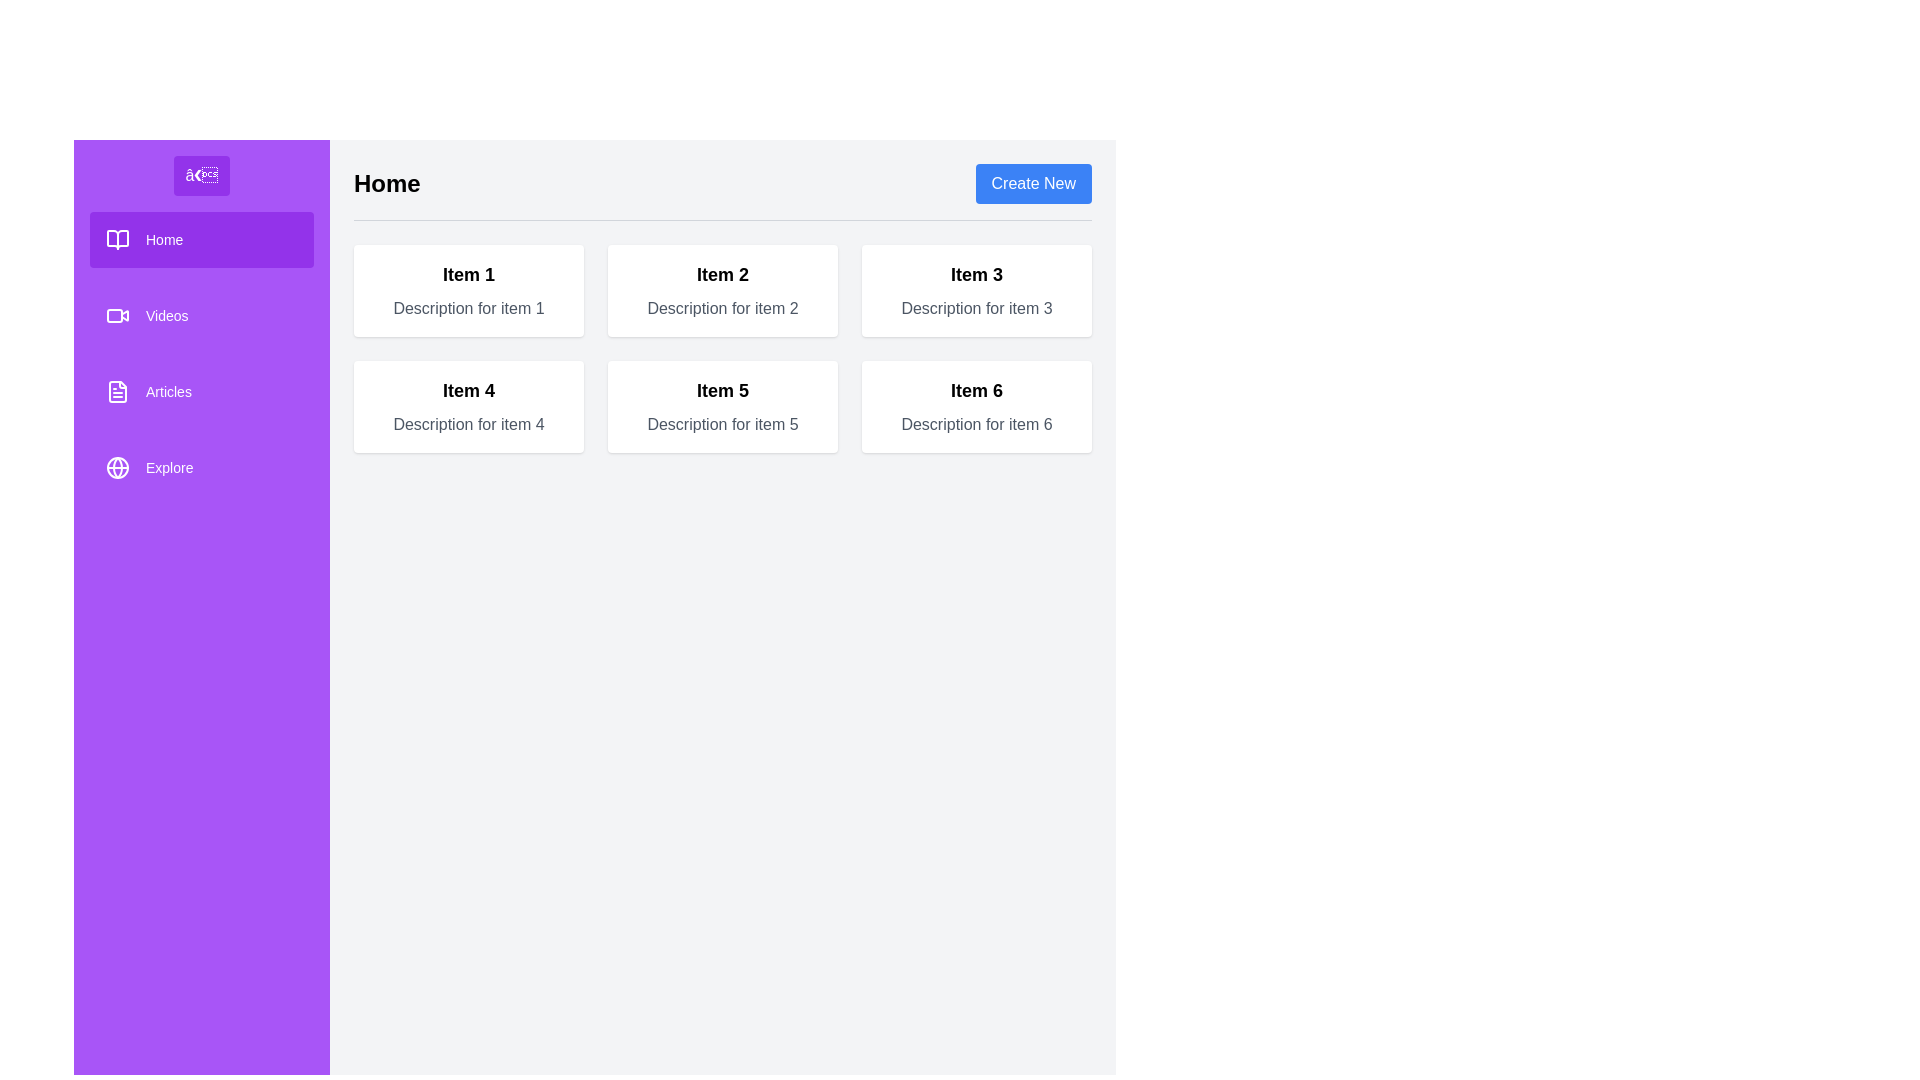  Describe the element at coordinates (114, 315) in the screenshot. I see `the 'Videos' tab icon in the sidebar navigation menu, which visually represents the video section` at that location.